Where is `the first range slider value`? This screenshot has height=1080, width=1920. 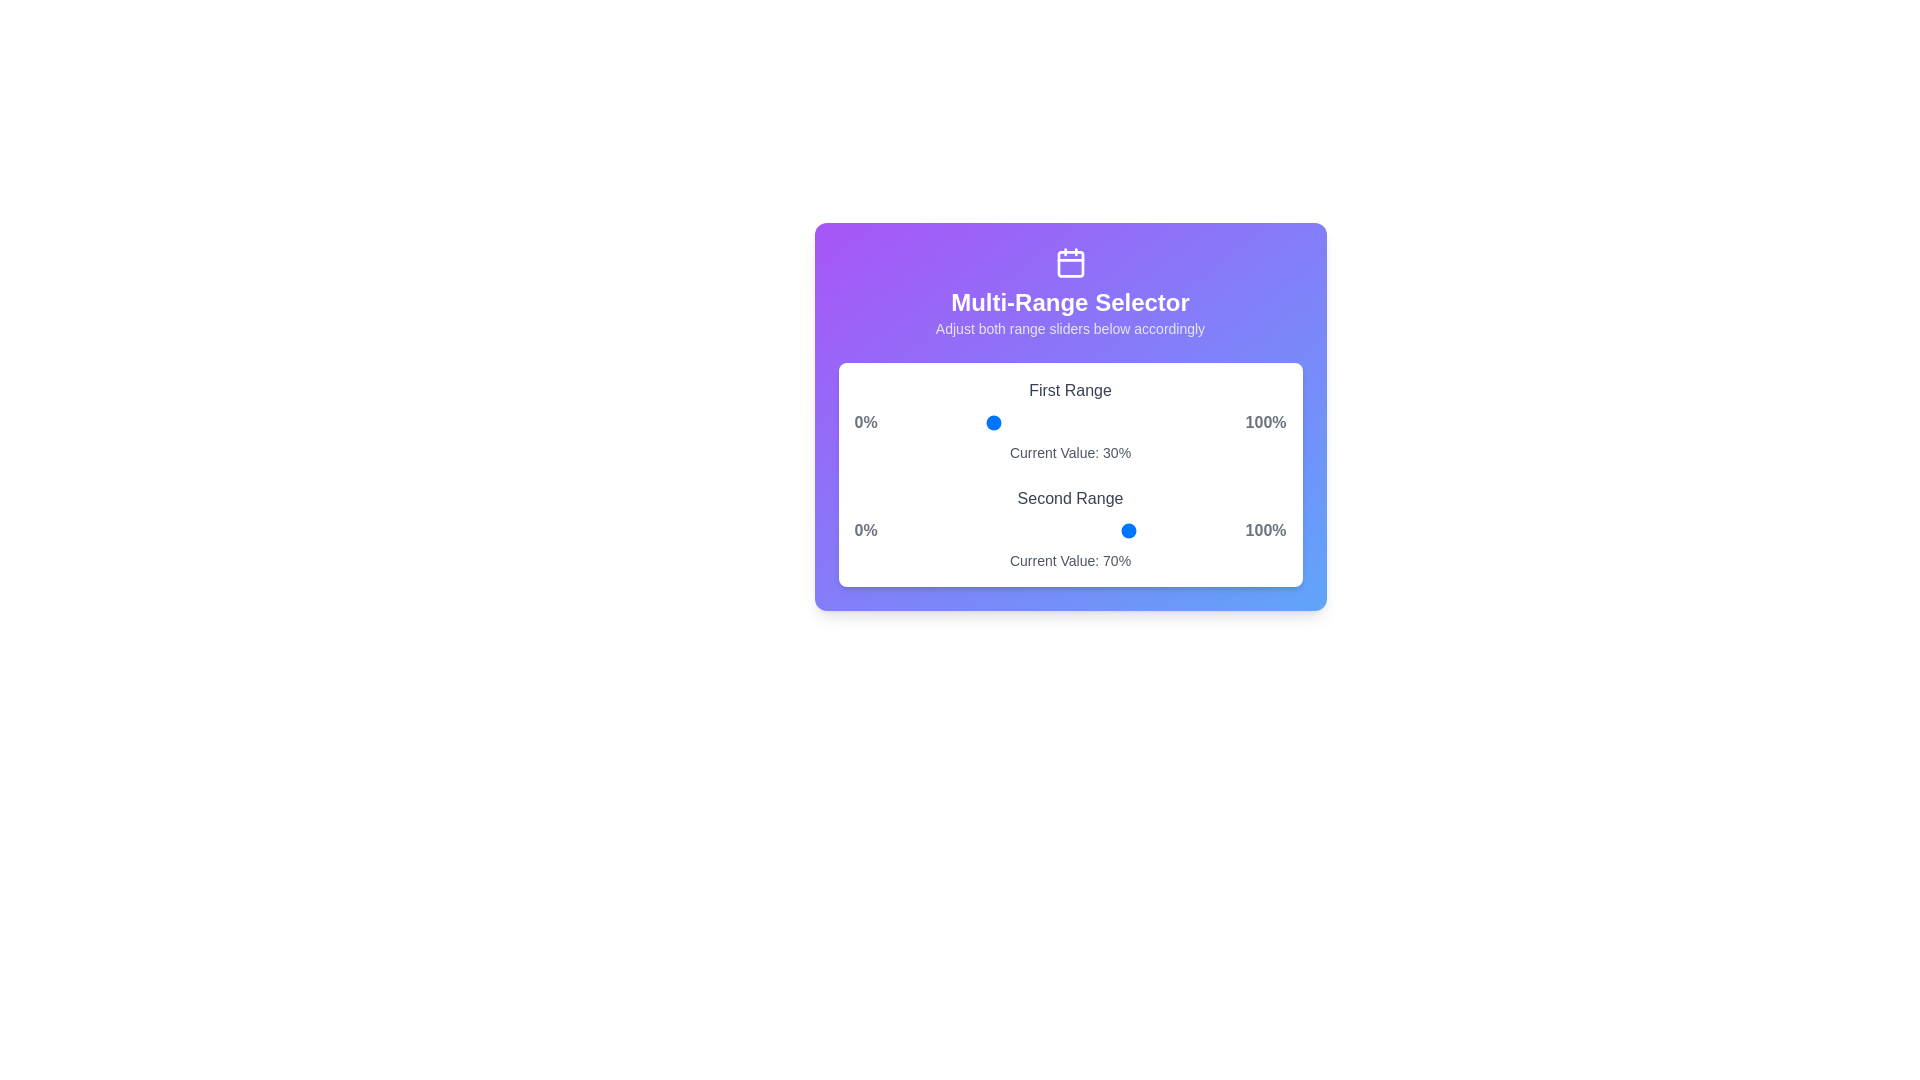 the first range slider value is located at coordinates (1121, 422).